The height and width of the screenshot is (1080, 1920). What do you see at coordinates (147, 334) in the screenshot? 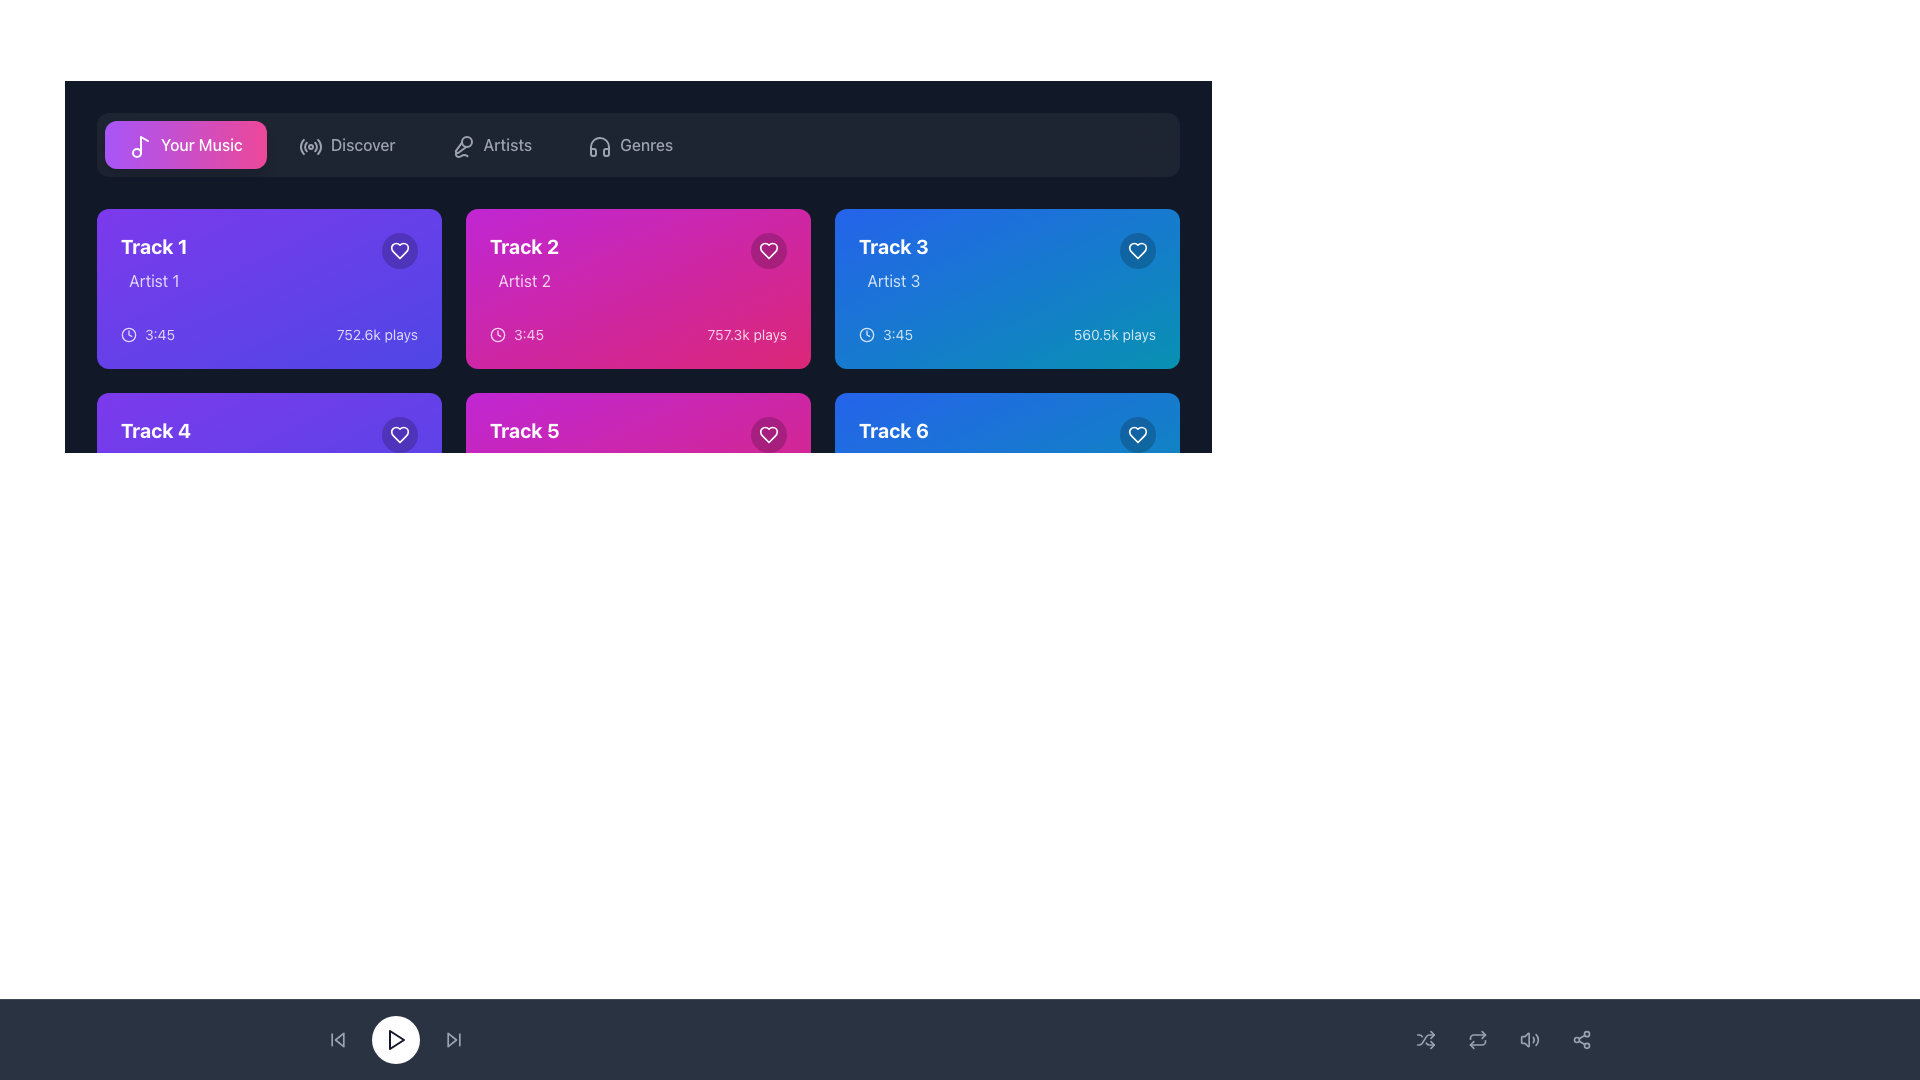
I see `the Label with a clock icon displaying '3:45' located in the lower-left corner of the 'Track 1' card` at bounding box center [147, 334].